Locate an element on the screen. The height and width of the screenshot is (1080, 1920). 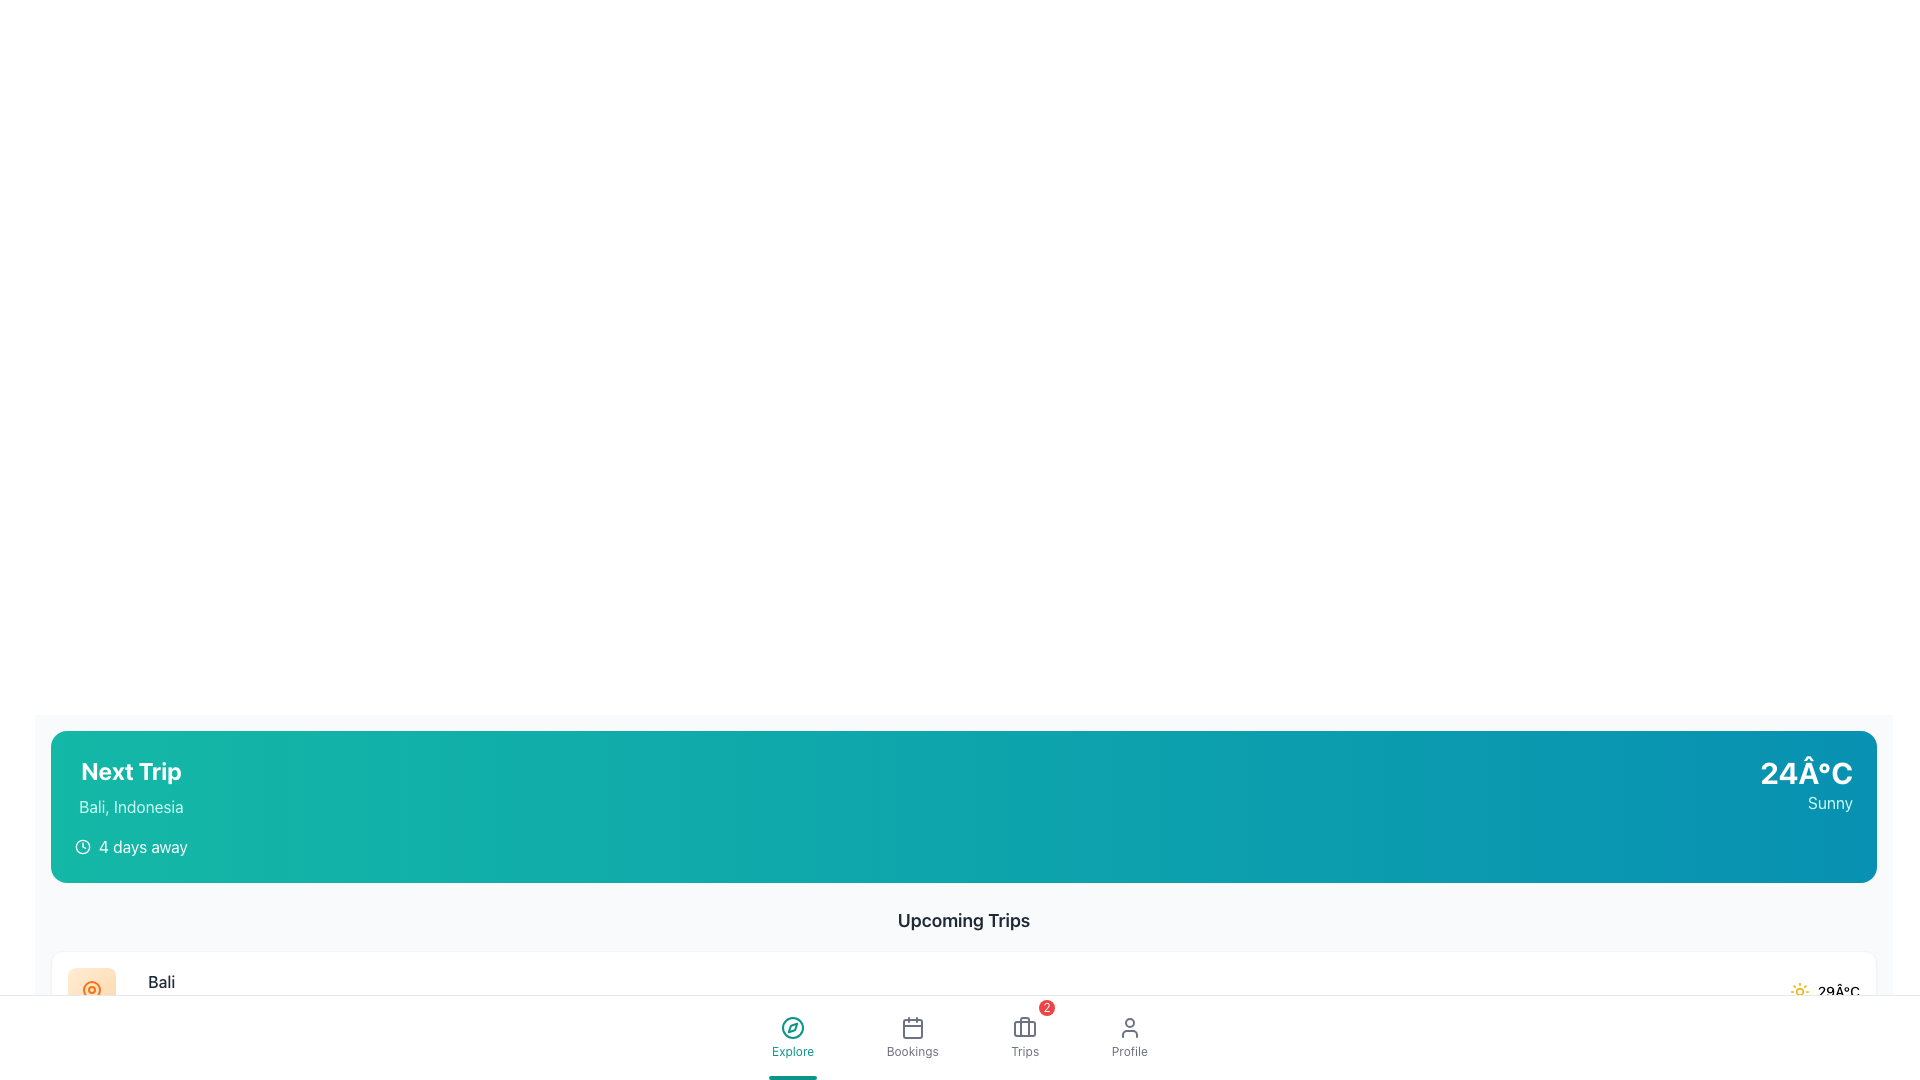
the Text block with supplementary iconography that provides trip details, located in the upper left segment of the card is located at coordinates (130, 805).